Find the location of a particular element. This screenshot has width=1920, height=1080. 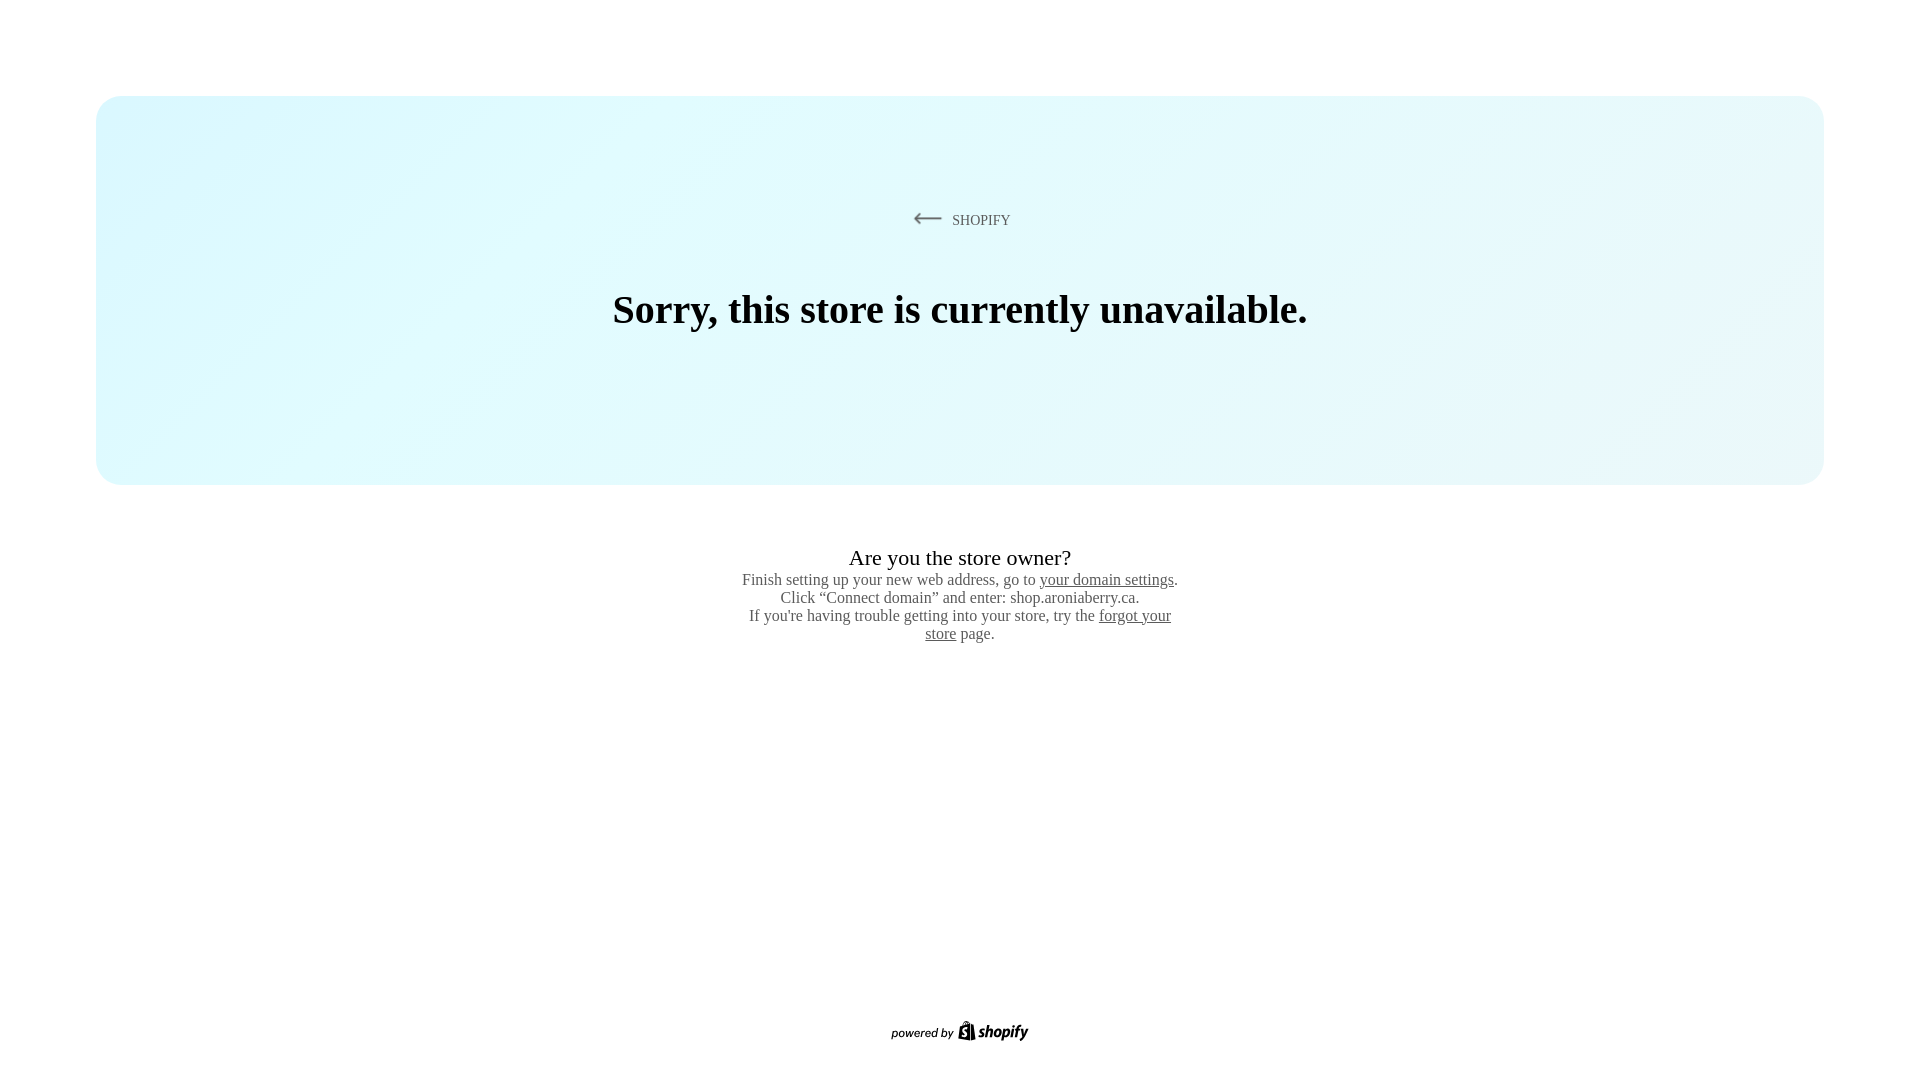

'forgot your store' is located at coordinates (1046, 623).